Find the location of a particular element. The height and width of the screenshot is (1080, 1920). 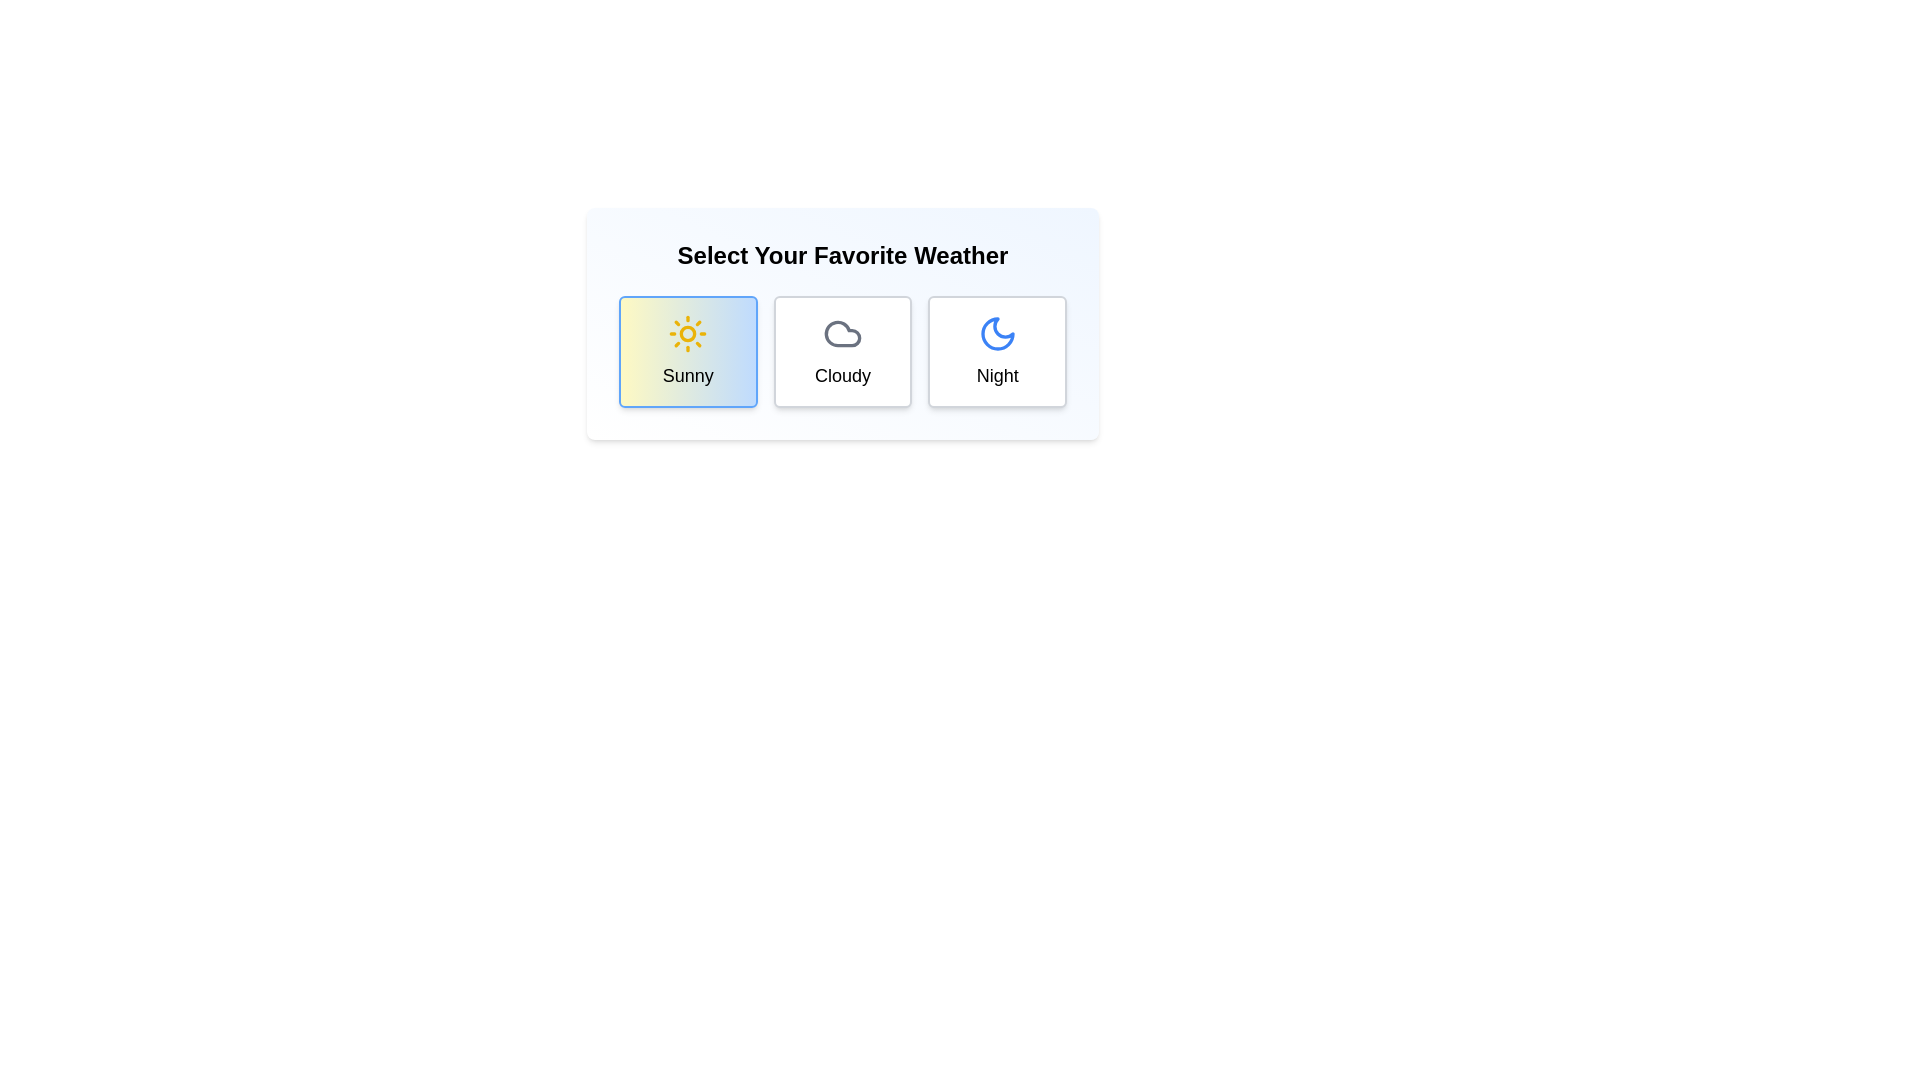

text content of the label that describes the associated weather option, which is located below the cloud icon in the middle of a row of three selectable weather options is located at coordinates (843, 375).